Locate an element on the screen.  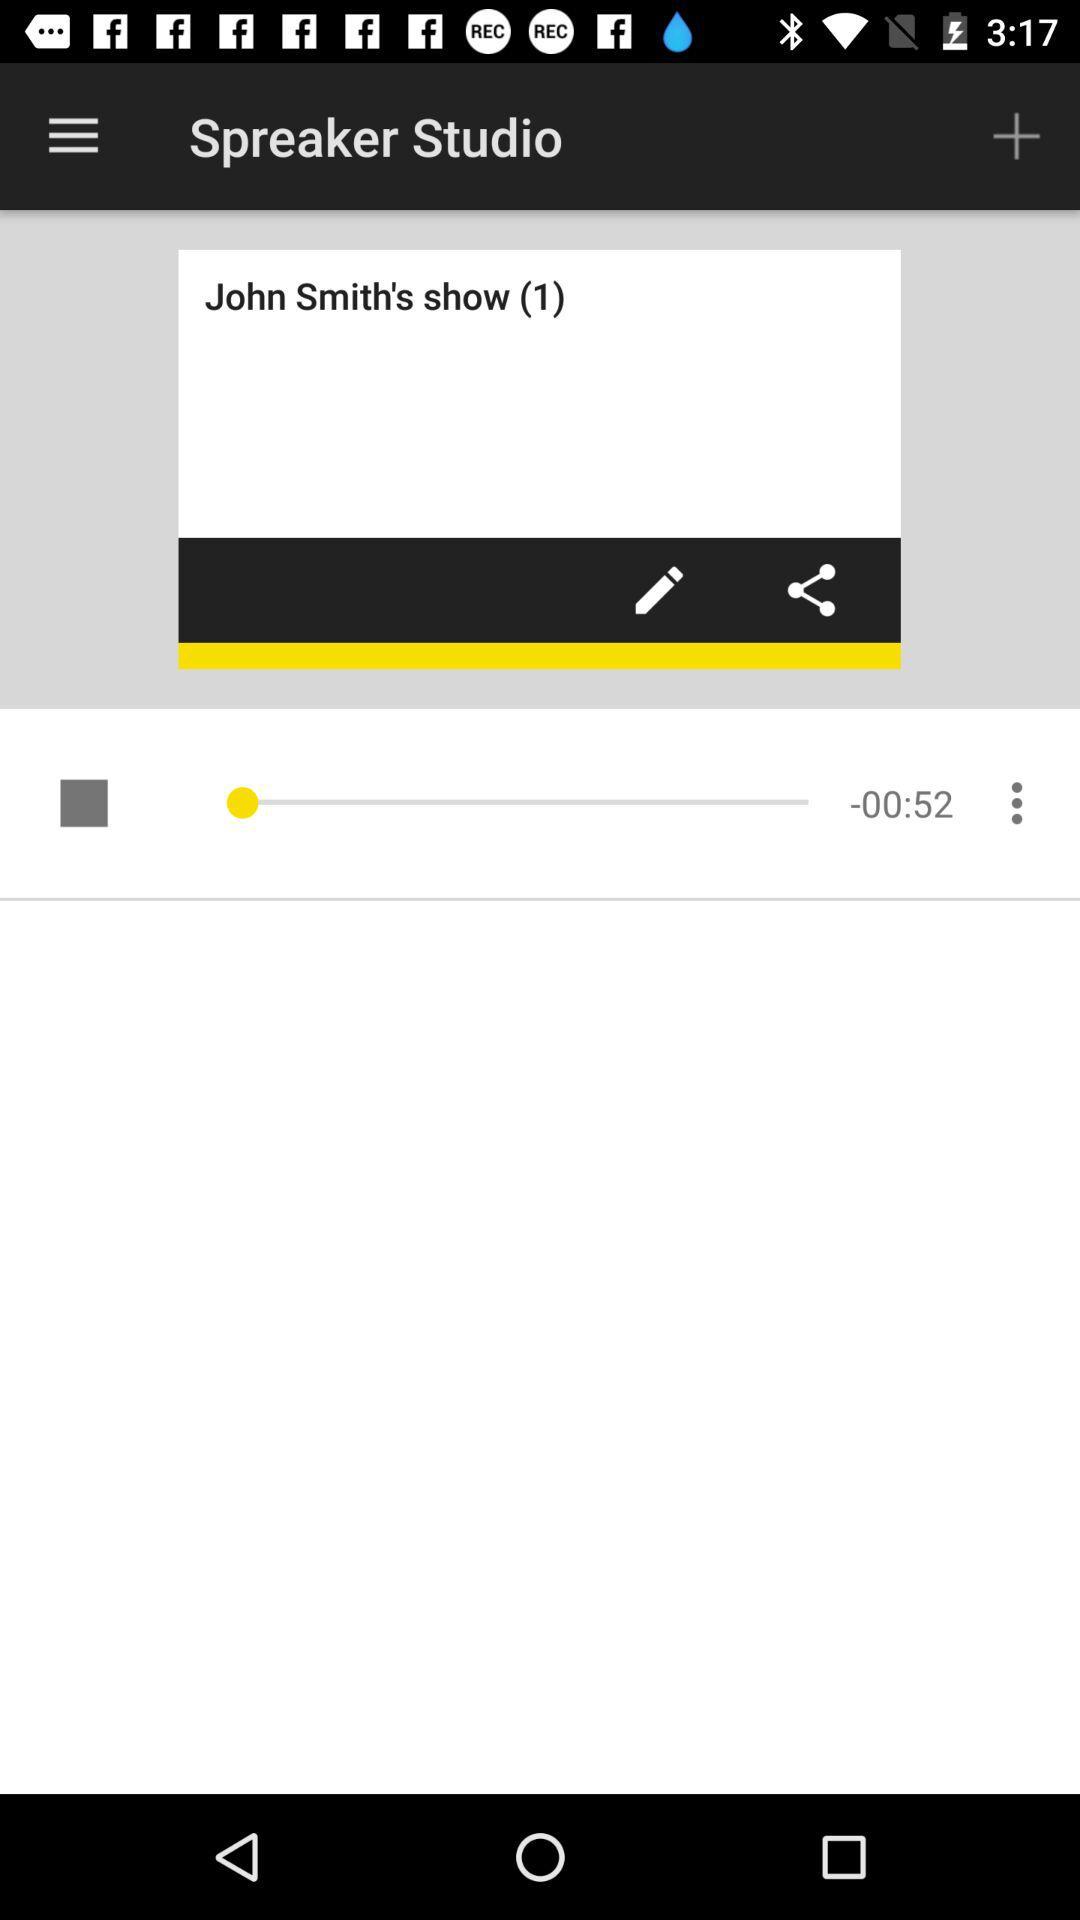
the edit icon is located at coordinates (659, 589).